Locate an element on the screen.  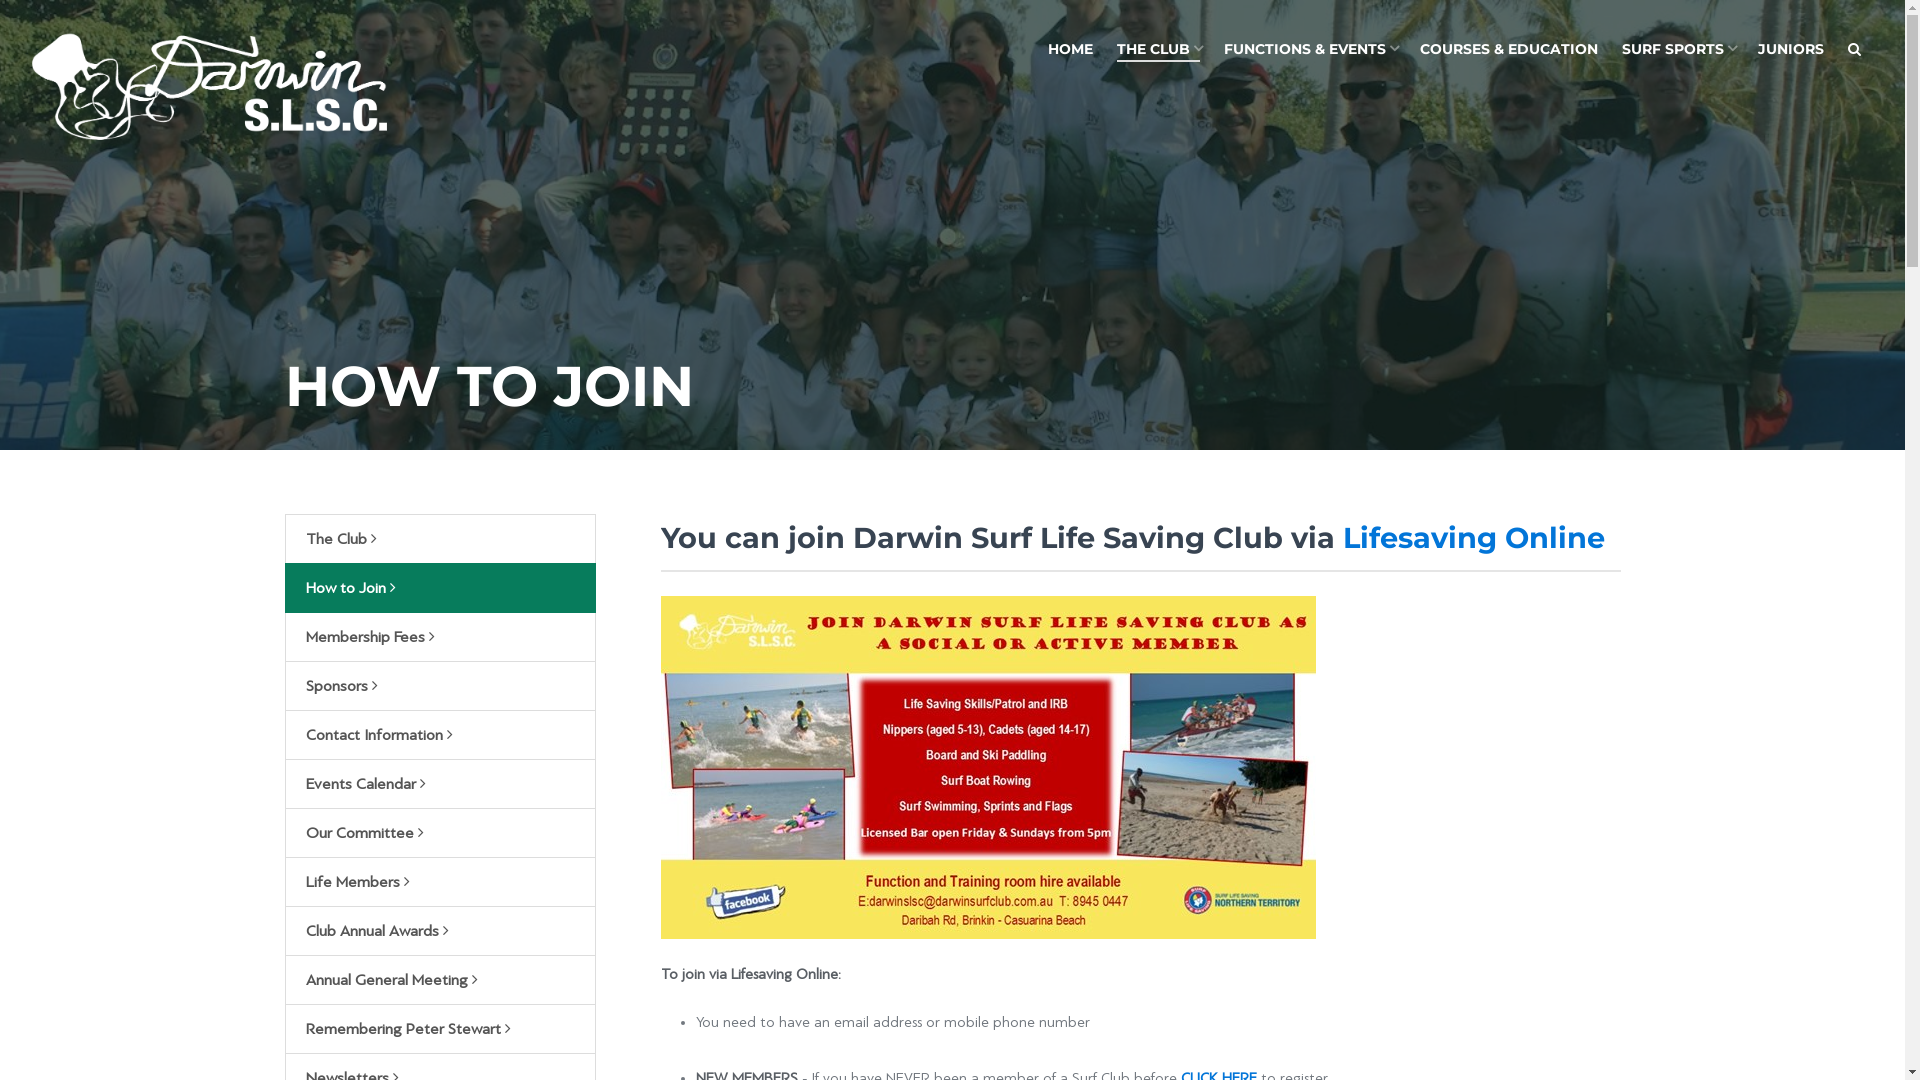
'HOME' is located at coordinates (1069, 48).